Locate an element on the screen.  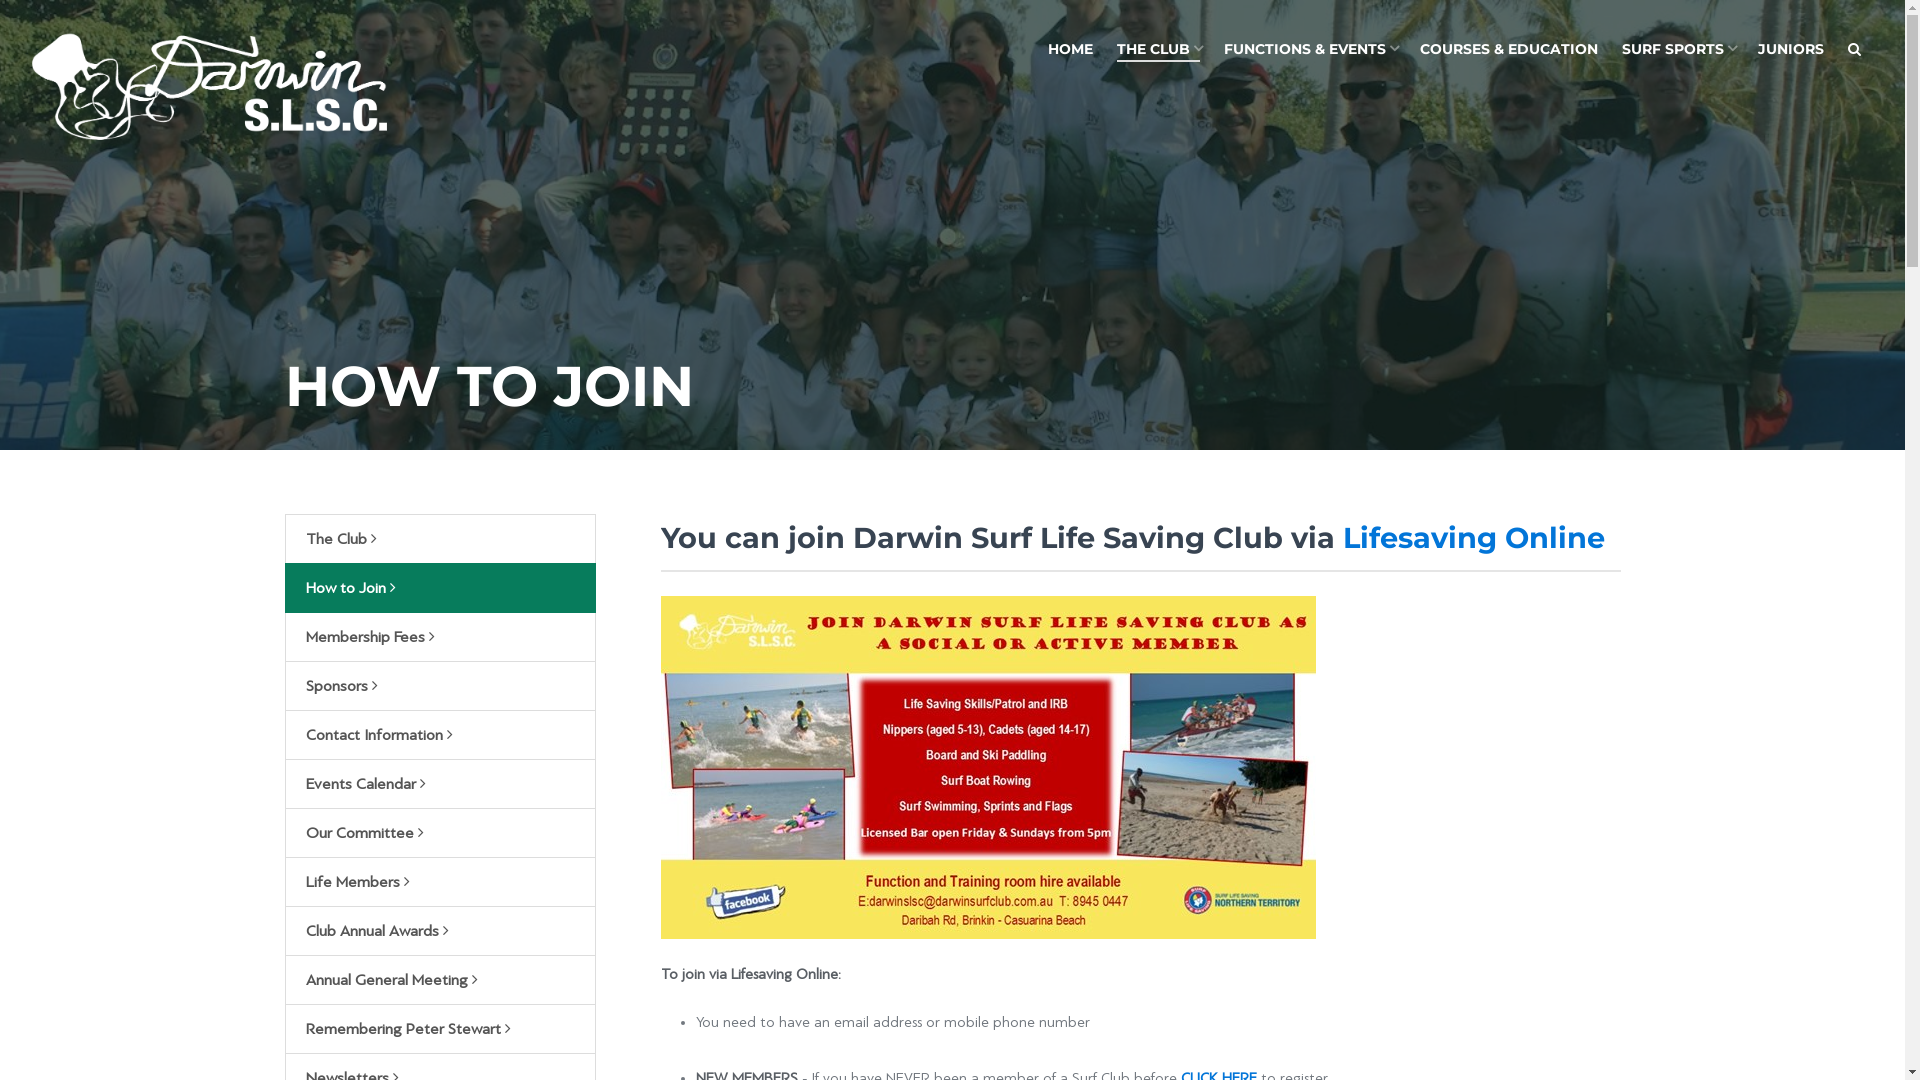
'HOME' is located at coordinates (1069, 48).